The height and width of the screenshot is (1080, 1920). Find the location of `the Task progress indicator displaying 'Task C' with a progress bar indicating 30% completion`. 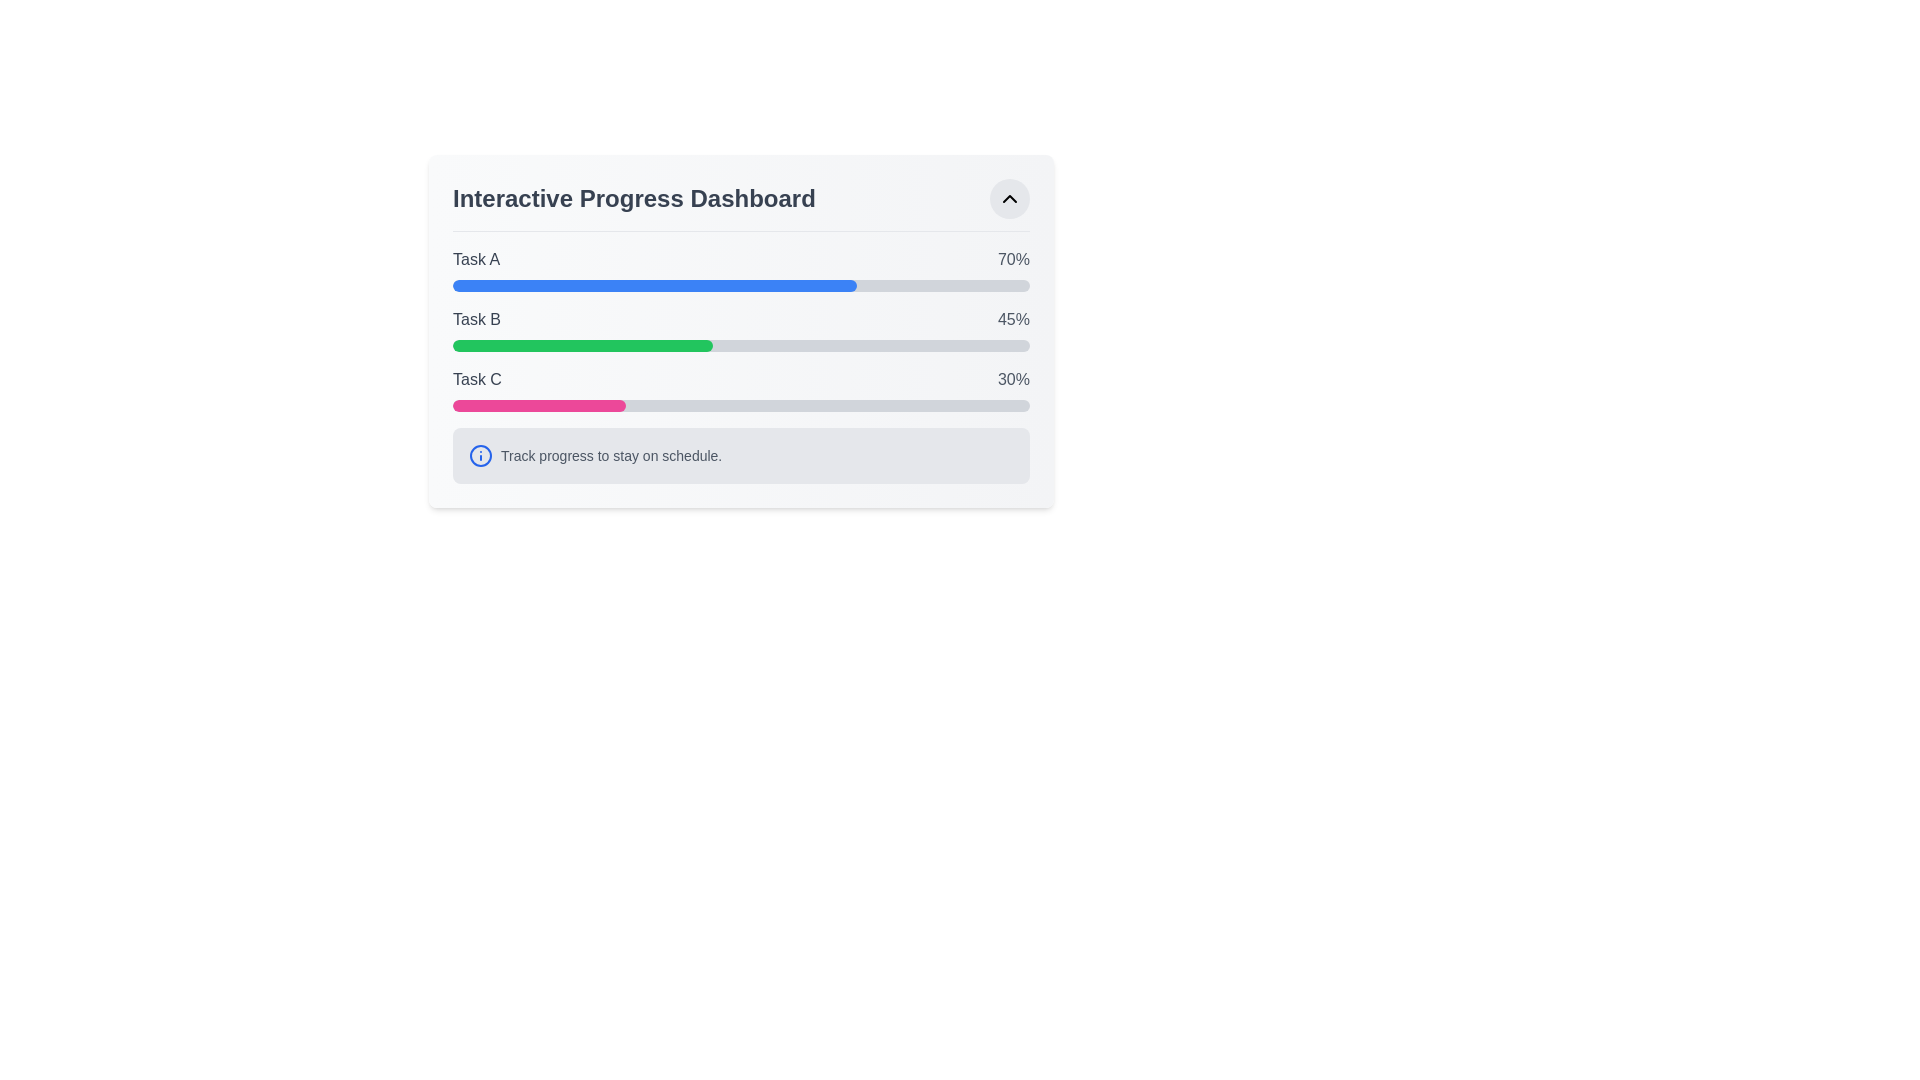

the Task progress indicator displaying 'Task C' with a progress bar indicating 30% completion is located at coordinates (740, 389).